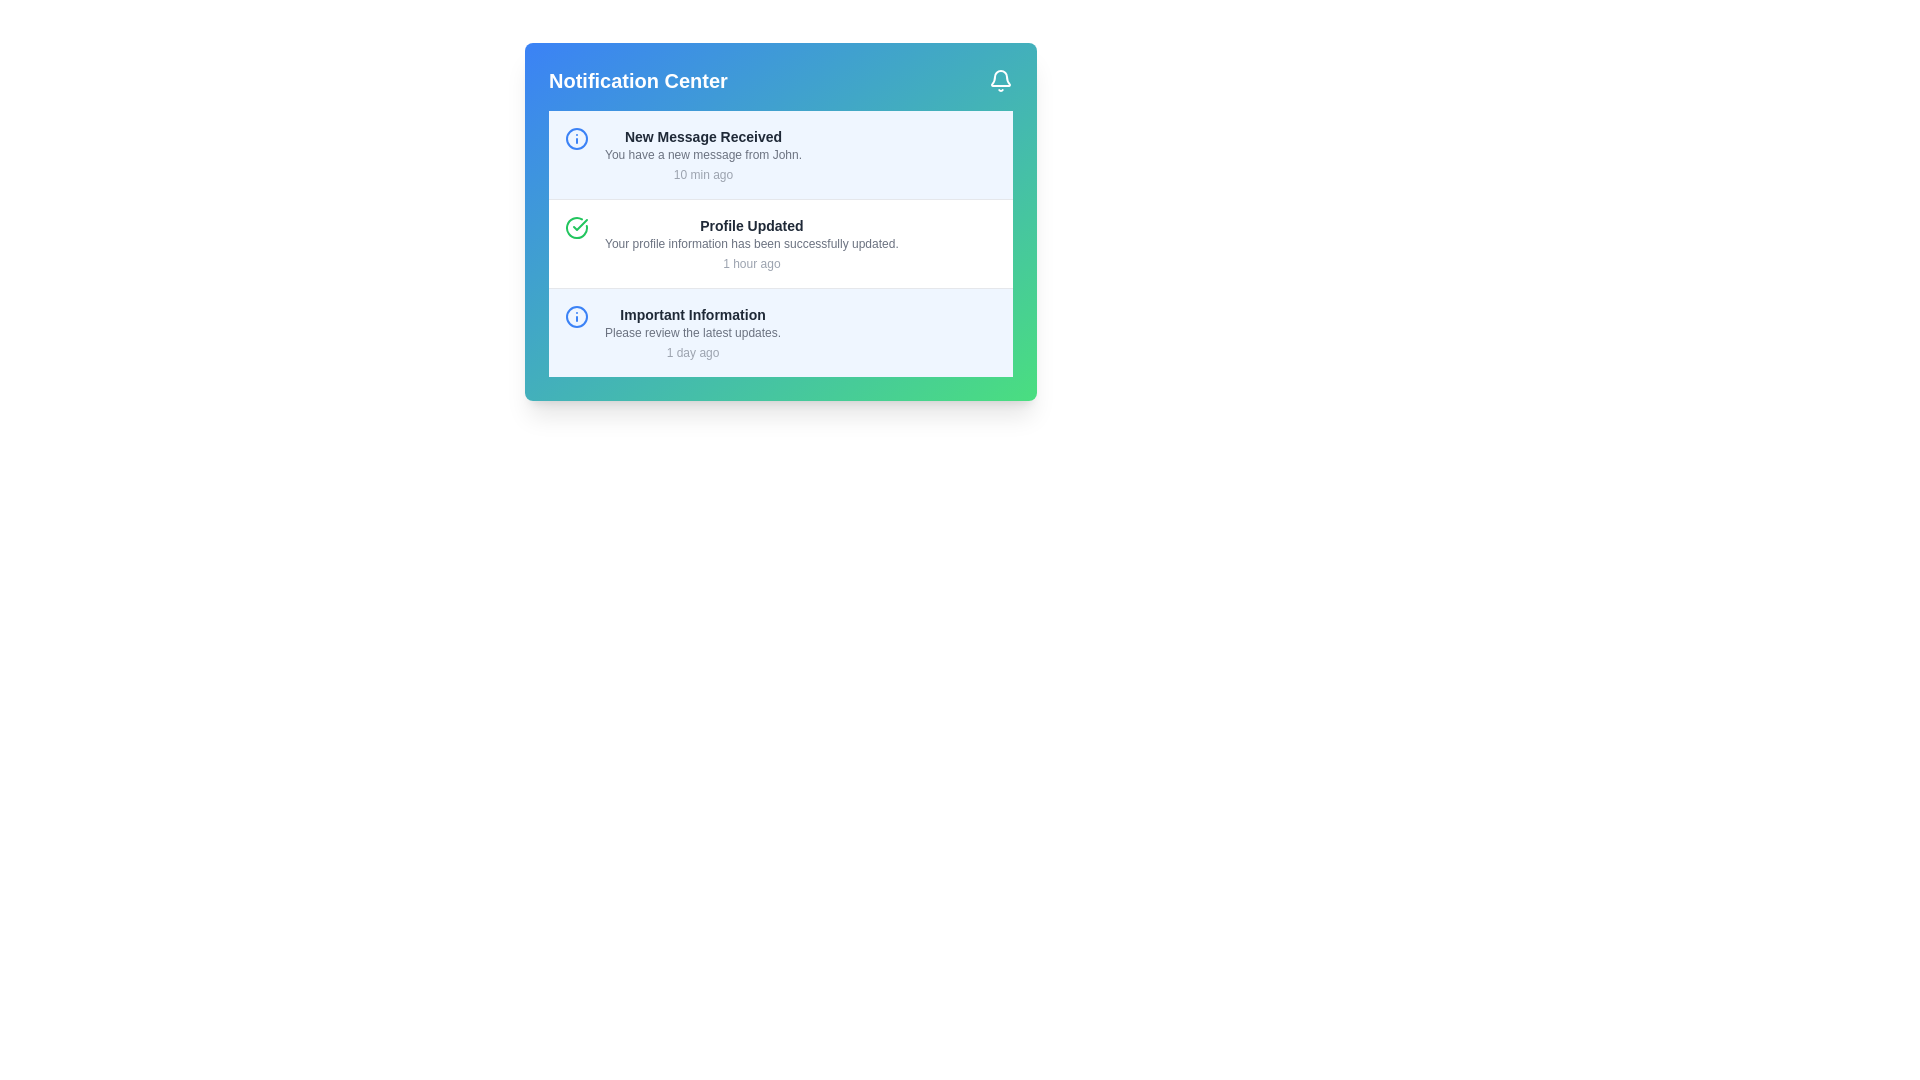  I want to click on notification indicating that the user's profile information has been updated, located below 'New Message Received' and above 'Important Information', so click(750, 242).